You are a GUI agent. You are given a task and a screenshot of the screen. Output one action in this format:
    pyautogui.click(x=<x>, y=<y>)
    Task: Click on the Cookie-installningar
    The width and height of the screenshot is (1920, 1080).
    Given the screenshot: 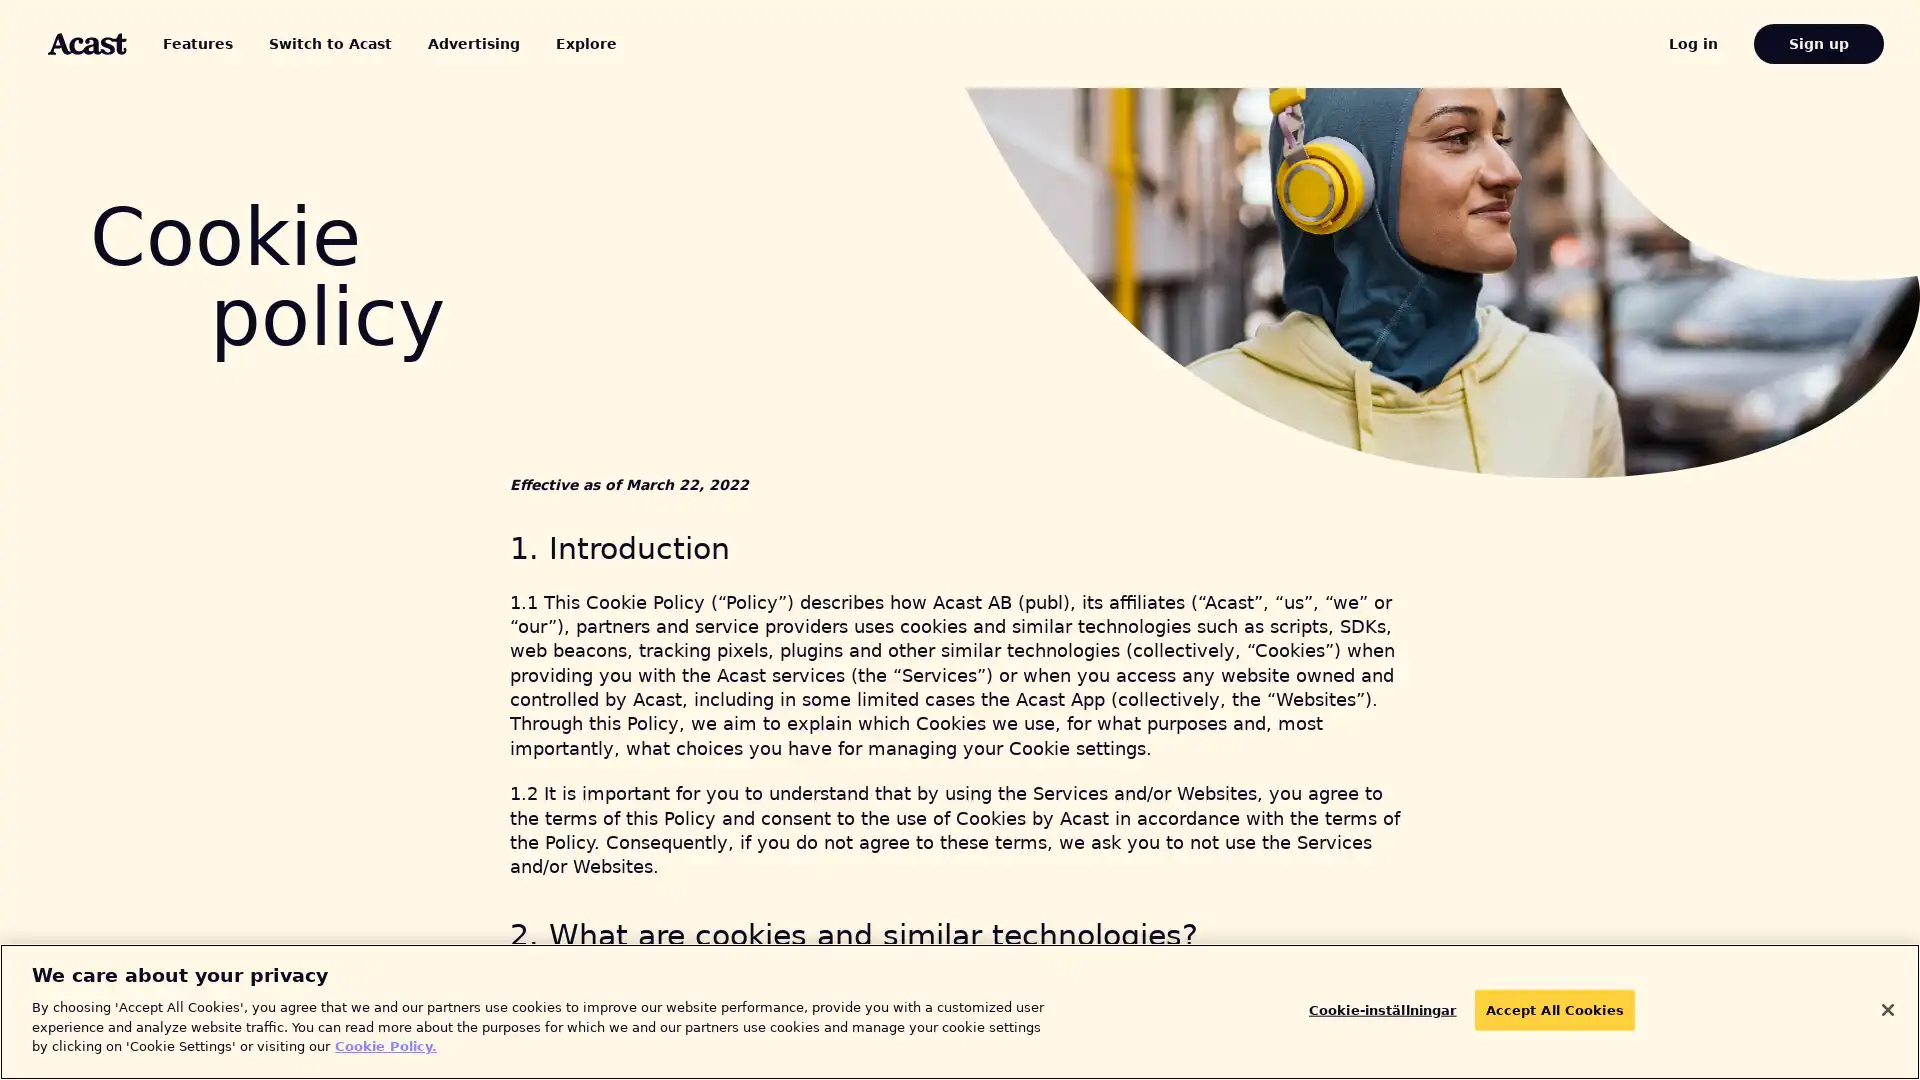 What is the action you would take?
    pyautogui.click(x=1392, y=1010)
    